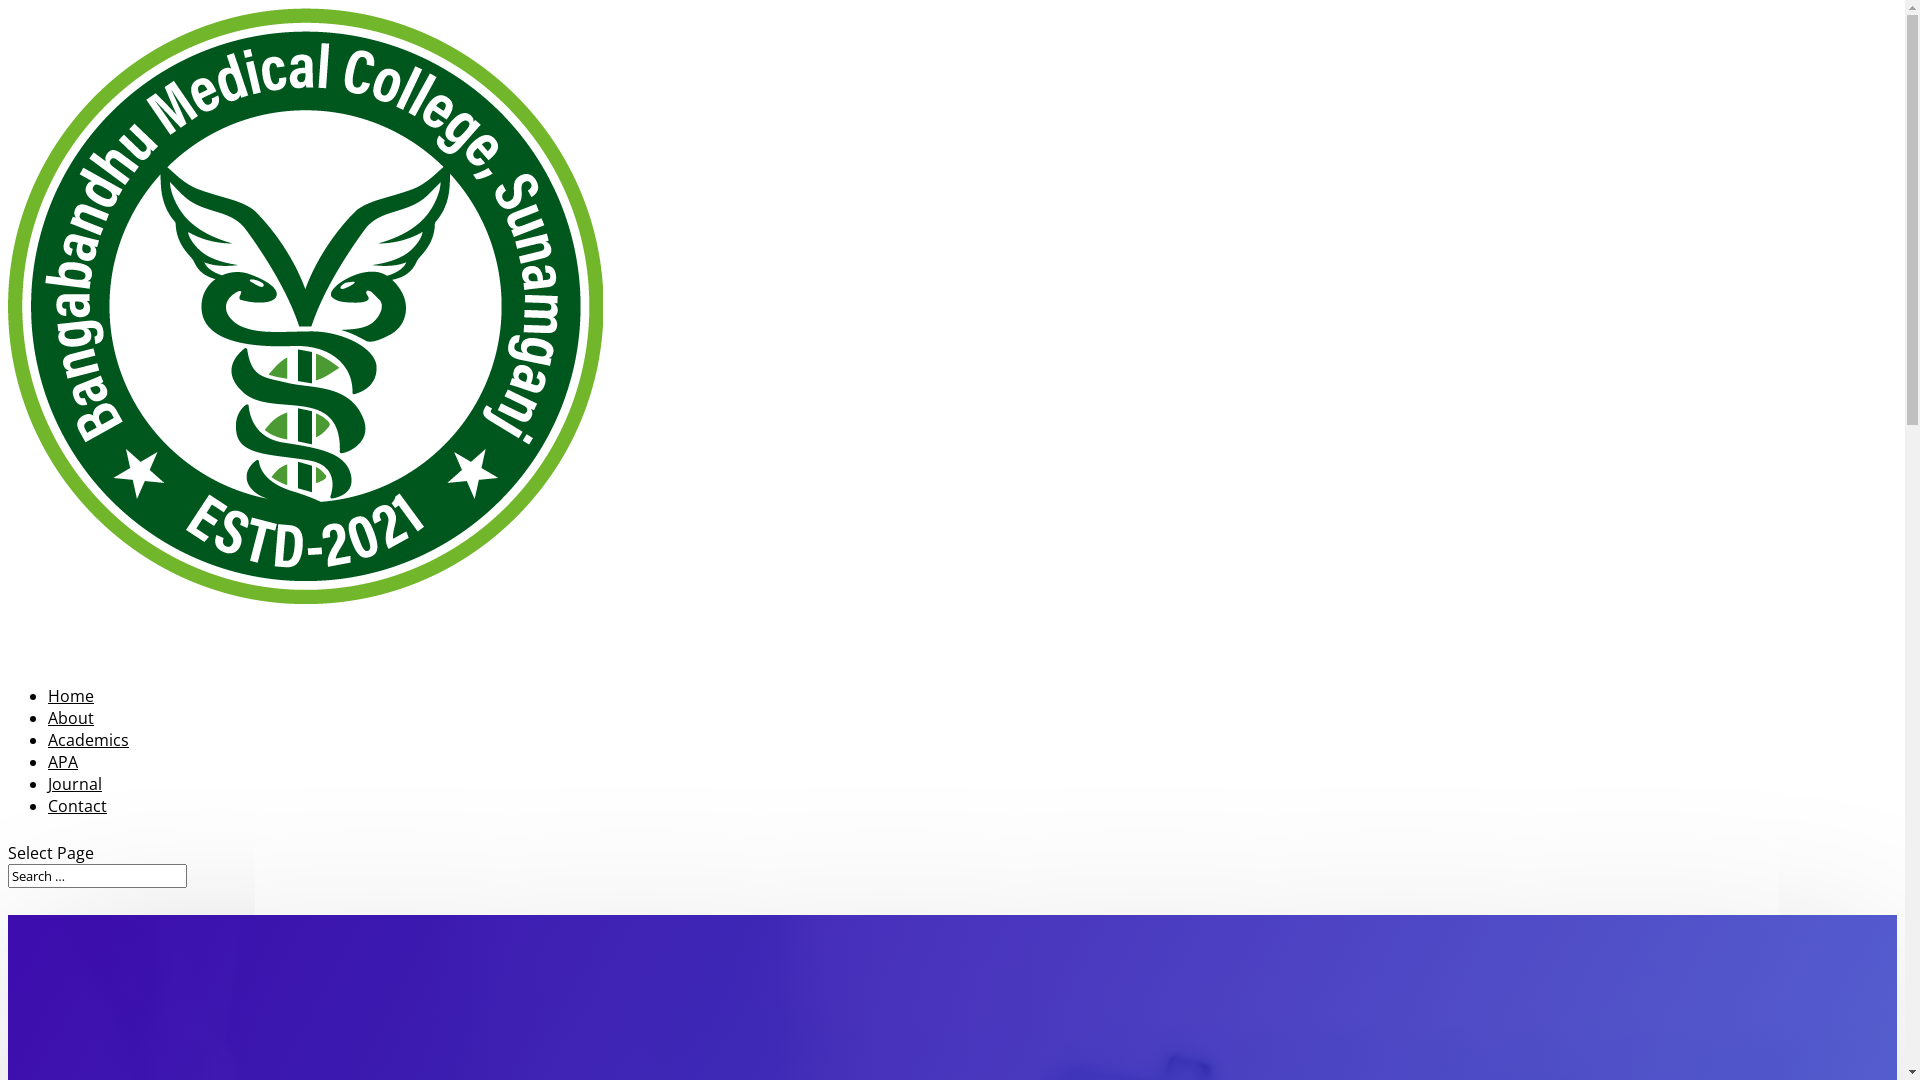 This screenshot has height=1080, width=1920. I want to click on 'APA', so click(62, 790).